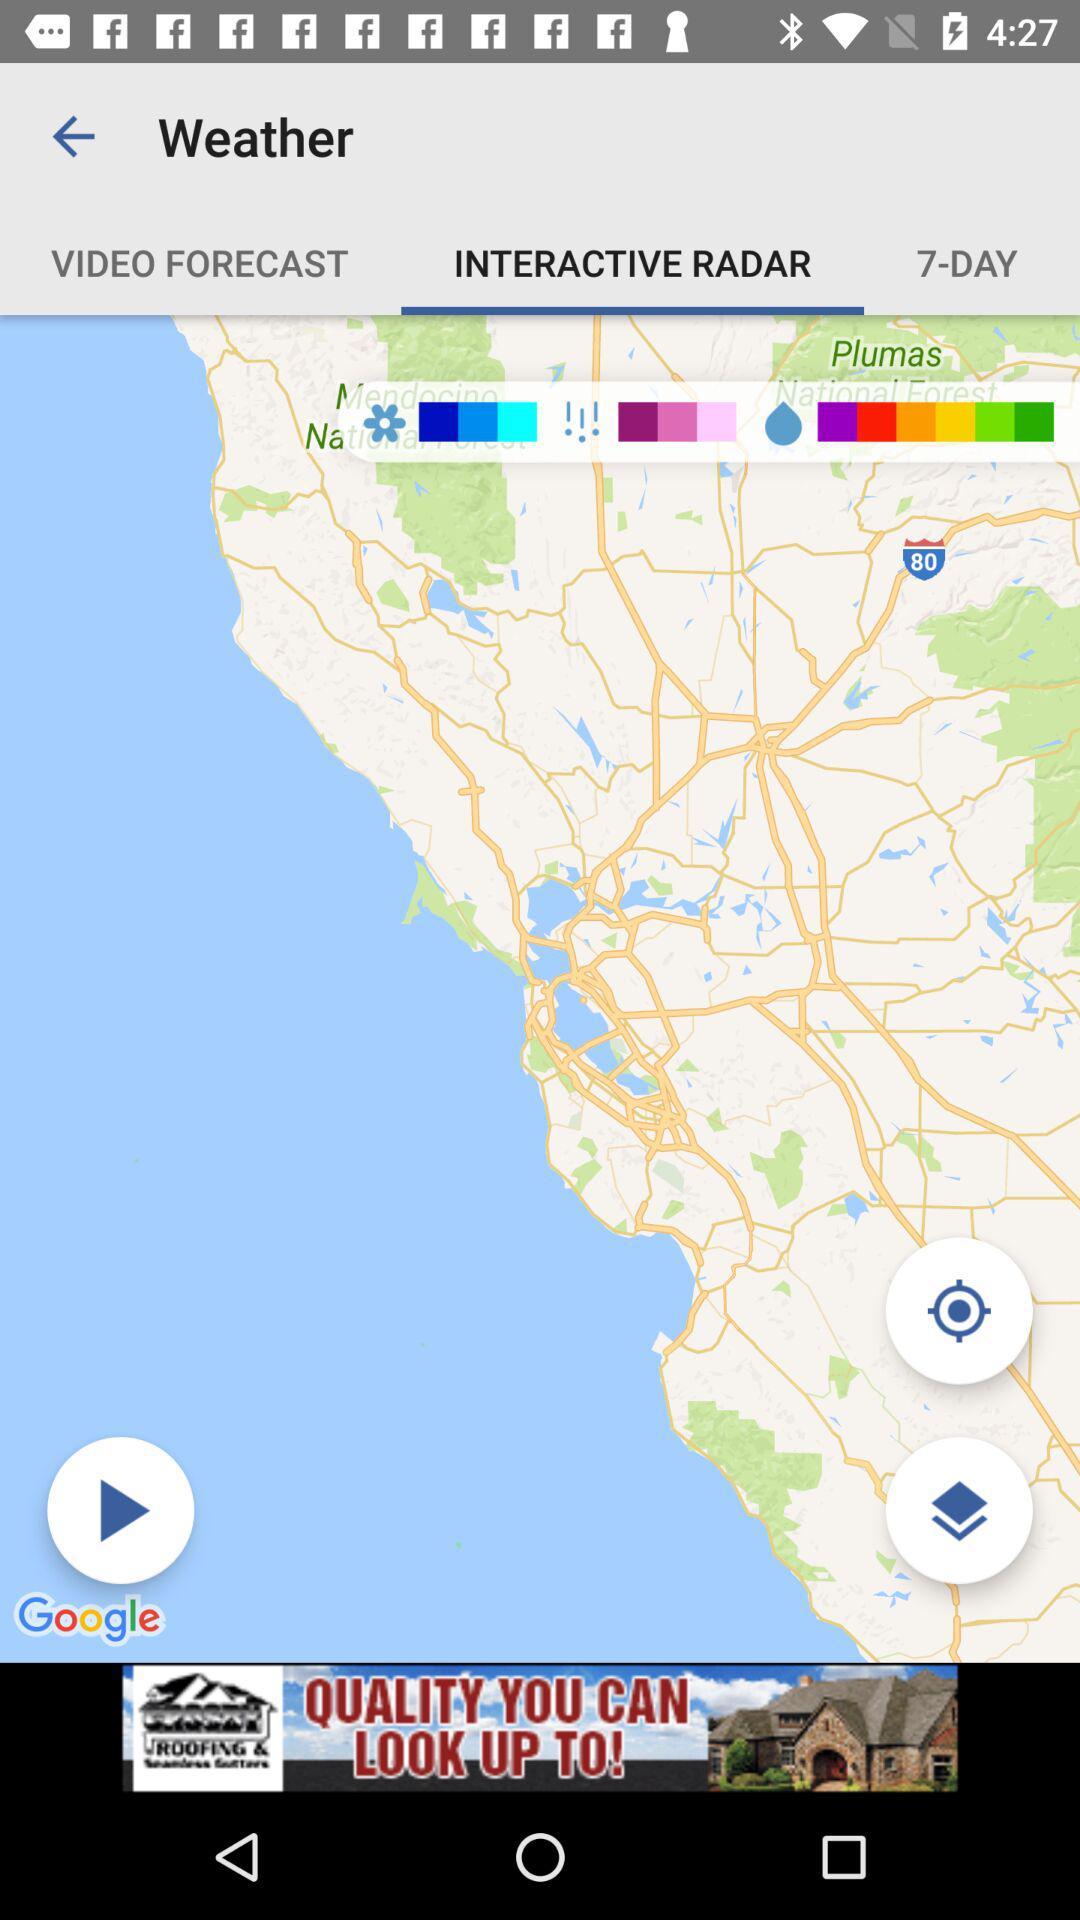  What do you see at coordinates (958, 1310) in the screenshot?
I see `the location_crosshair icon` at bounding box center [958, 1310].